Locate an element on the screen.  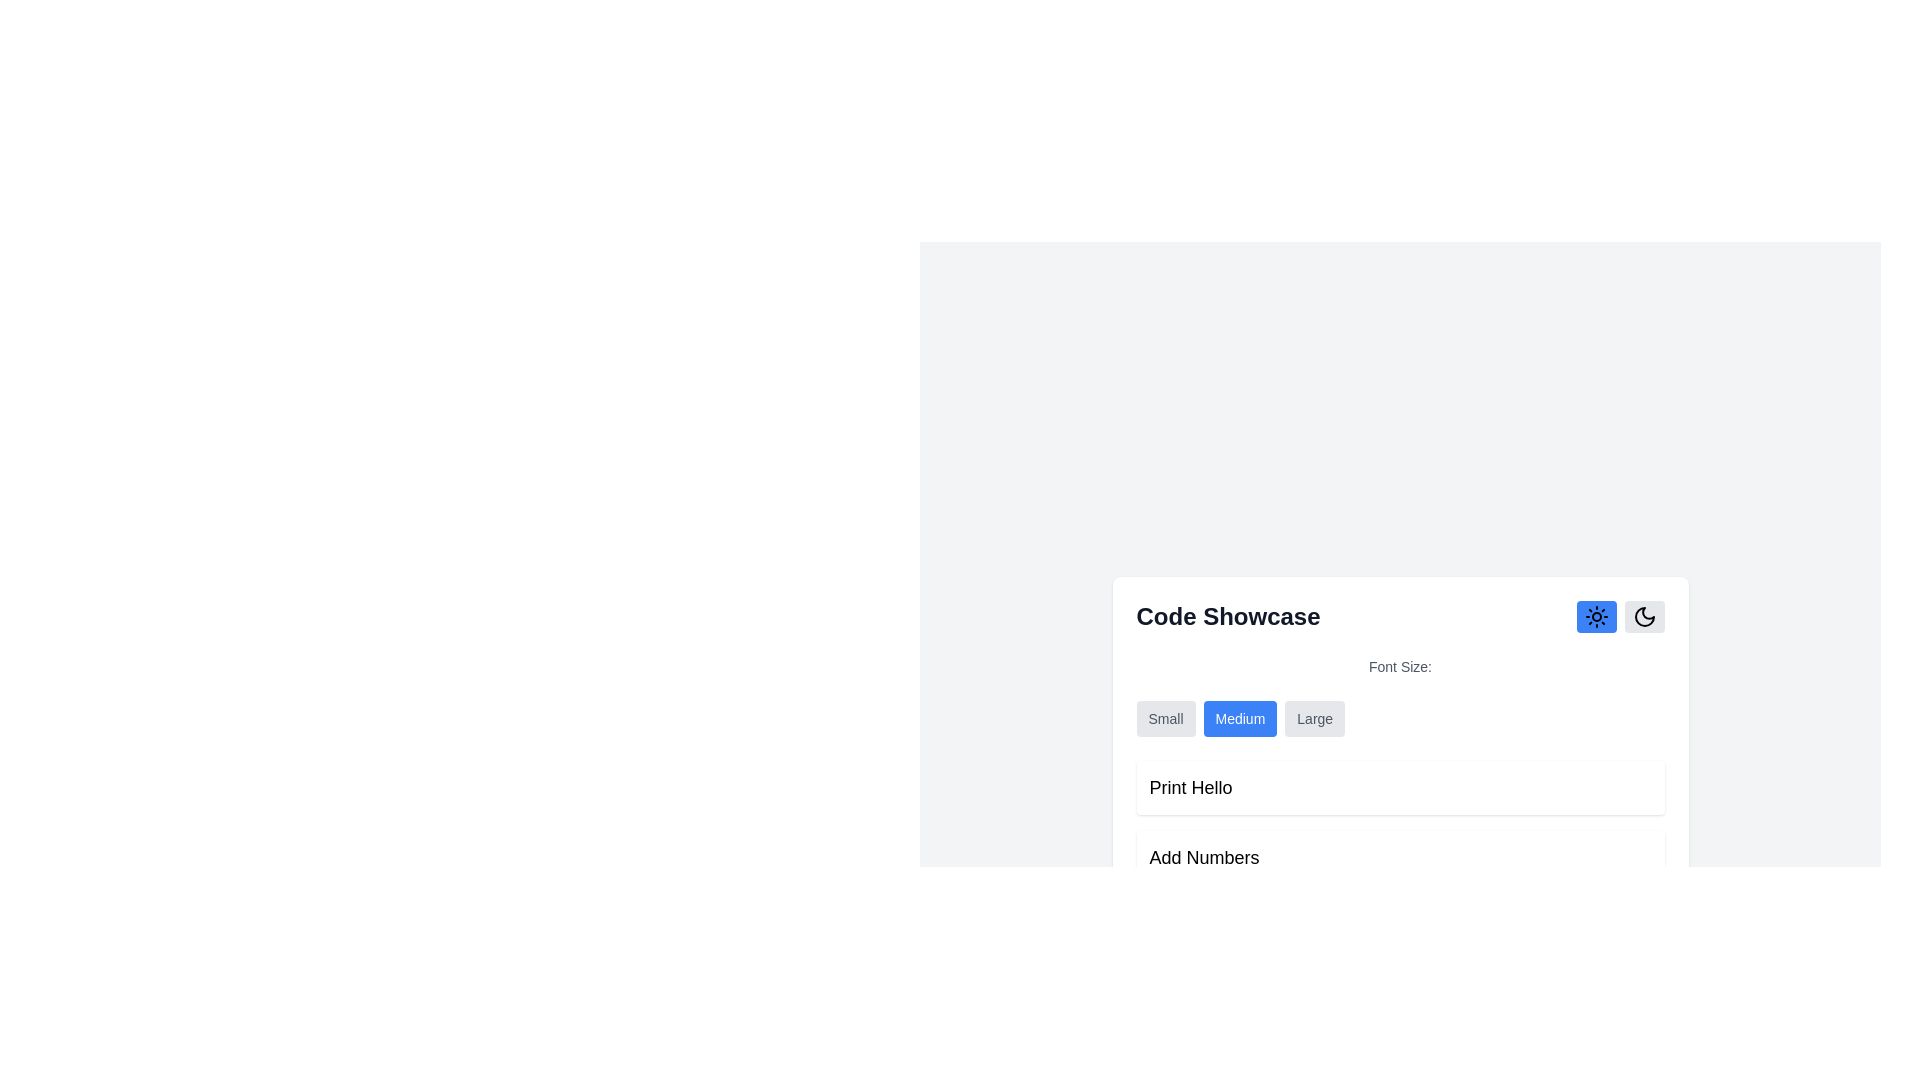
the interactive button that displays 'Hello' and is the first in a vertical group of buttons, located in the center-right section of the interface is located at coordinates (1399, 786).